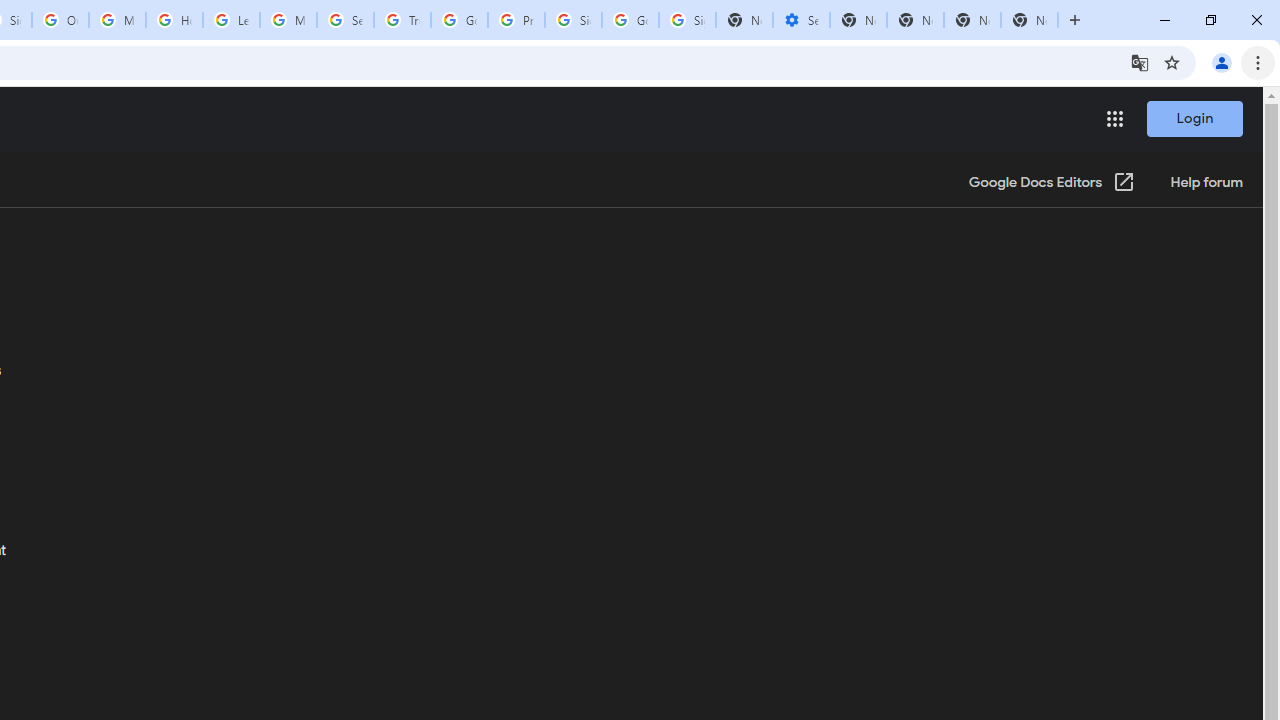 This screenshot has width=1280, height=720. Describe the element at coordinates (1051, 183) in the screenshot. I see `'Google Docs Editors (Opens in new window)'` at that location.